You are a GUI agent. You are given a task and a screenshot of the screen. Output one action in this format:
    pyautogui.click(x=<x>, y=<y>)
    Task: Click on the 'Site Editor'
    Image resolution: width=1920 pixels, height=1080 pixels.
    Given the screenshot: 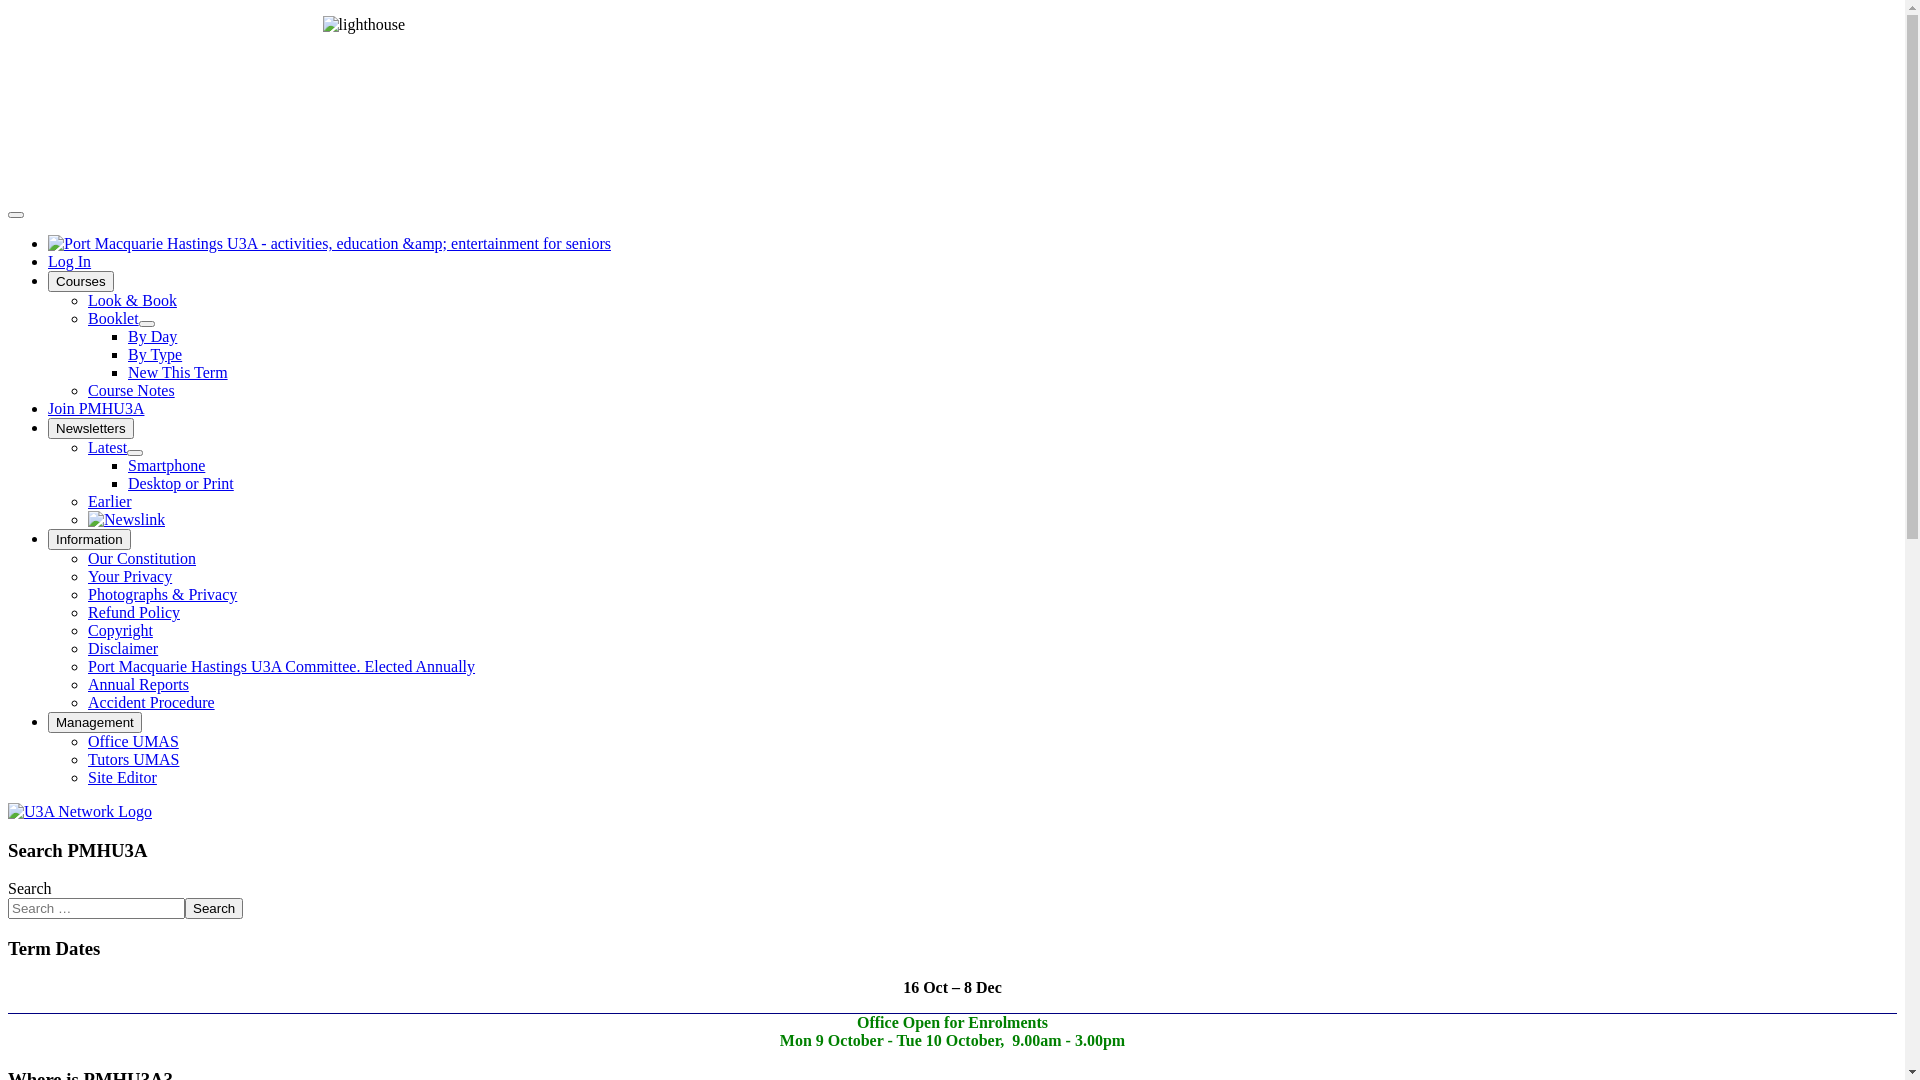 What is the action you would take?
    pyautogui.click(x=121, y=776)
    